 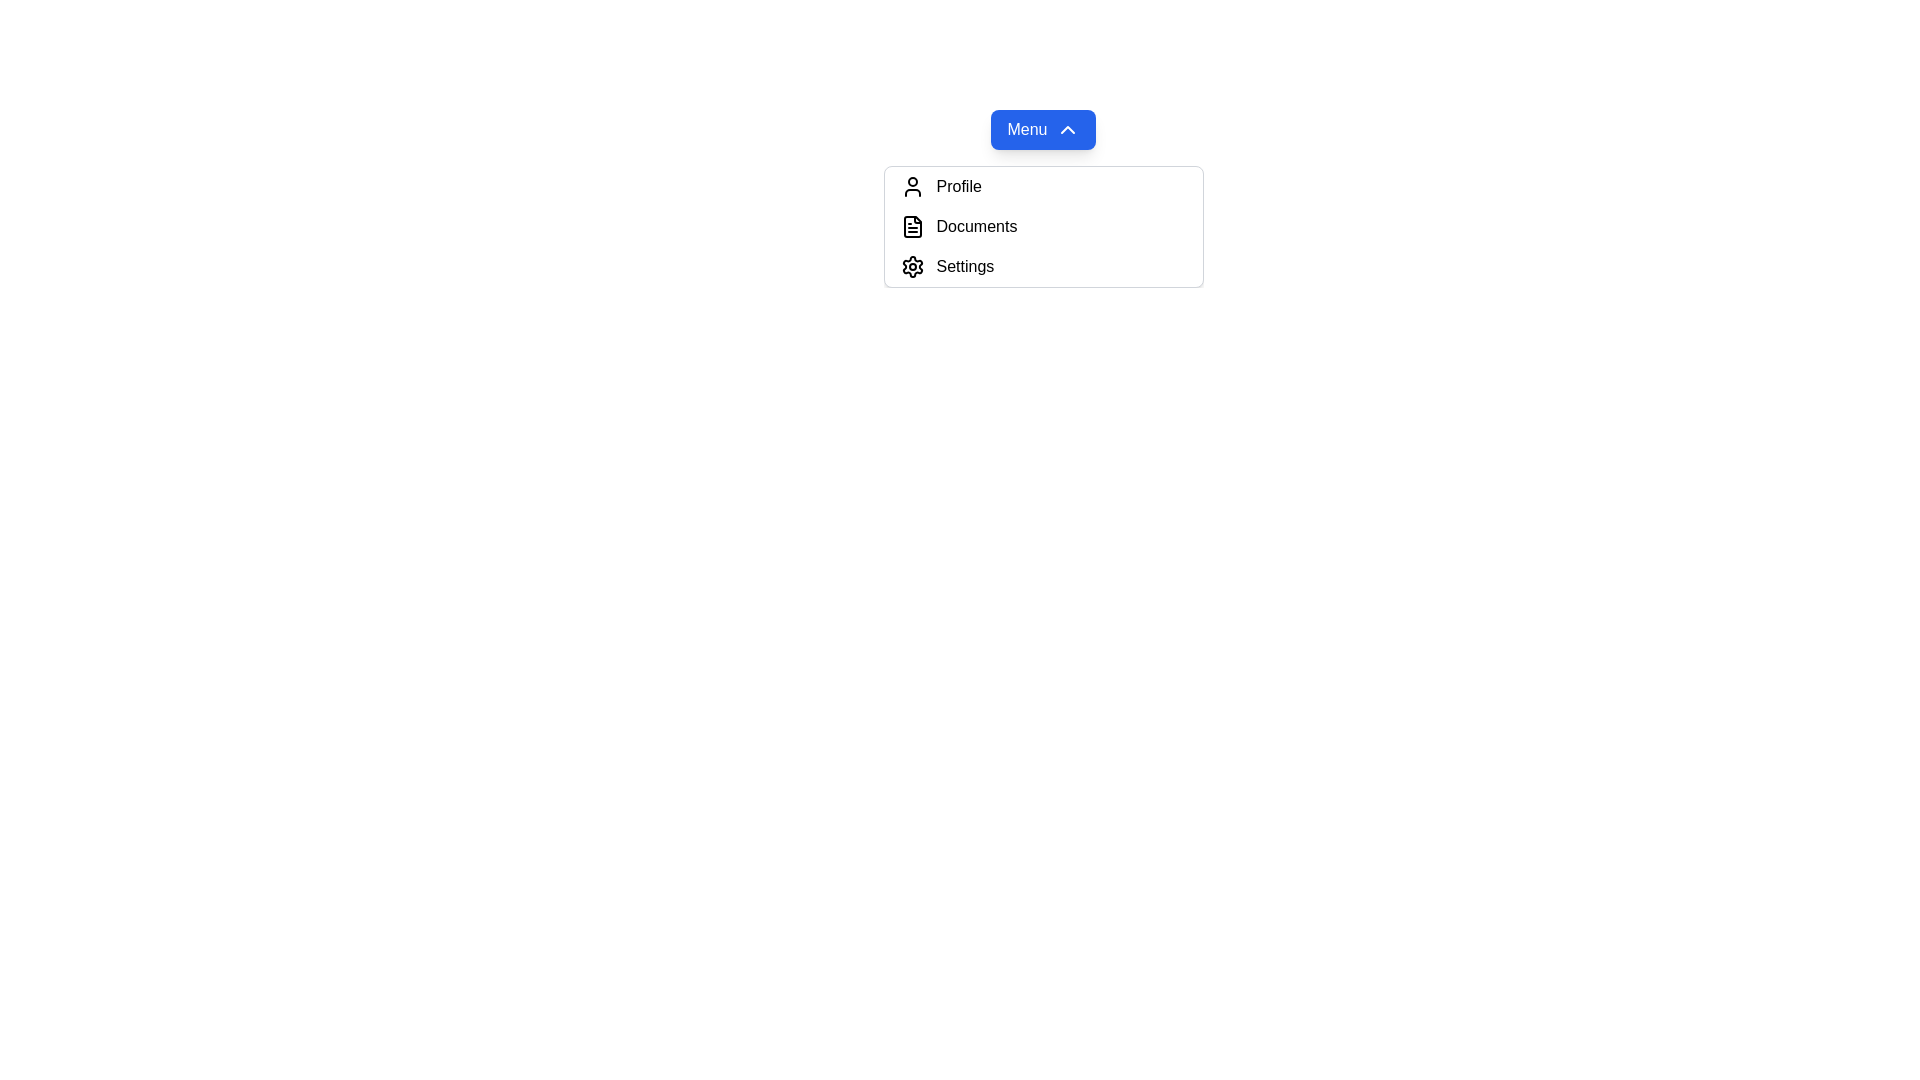 I want to click on the settings icon, a minimalist cog shape with a black outline, located to the left of the 'Settings' text in the menu's third option, so click(x=911, y=265).